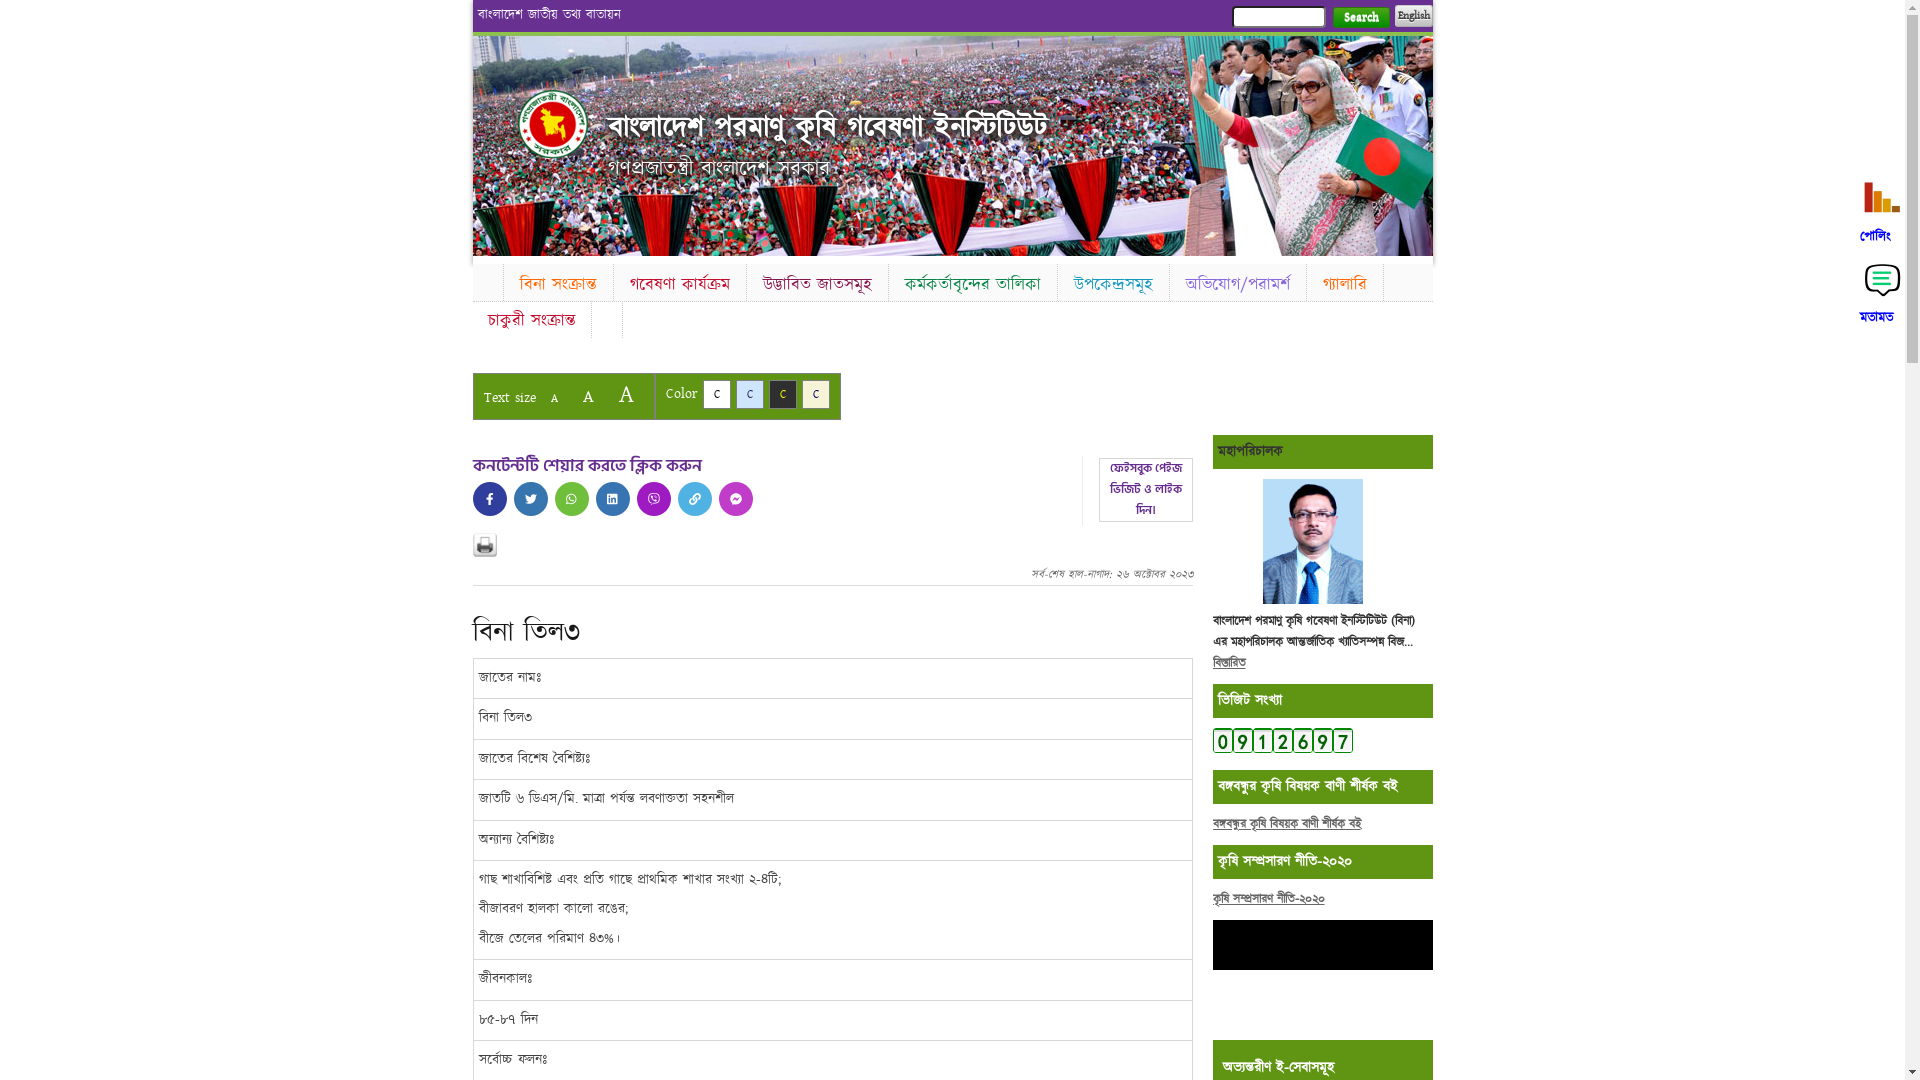 The image size is (1920, 1080). I want to click on 'English', so click(1411, 15).